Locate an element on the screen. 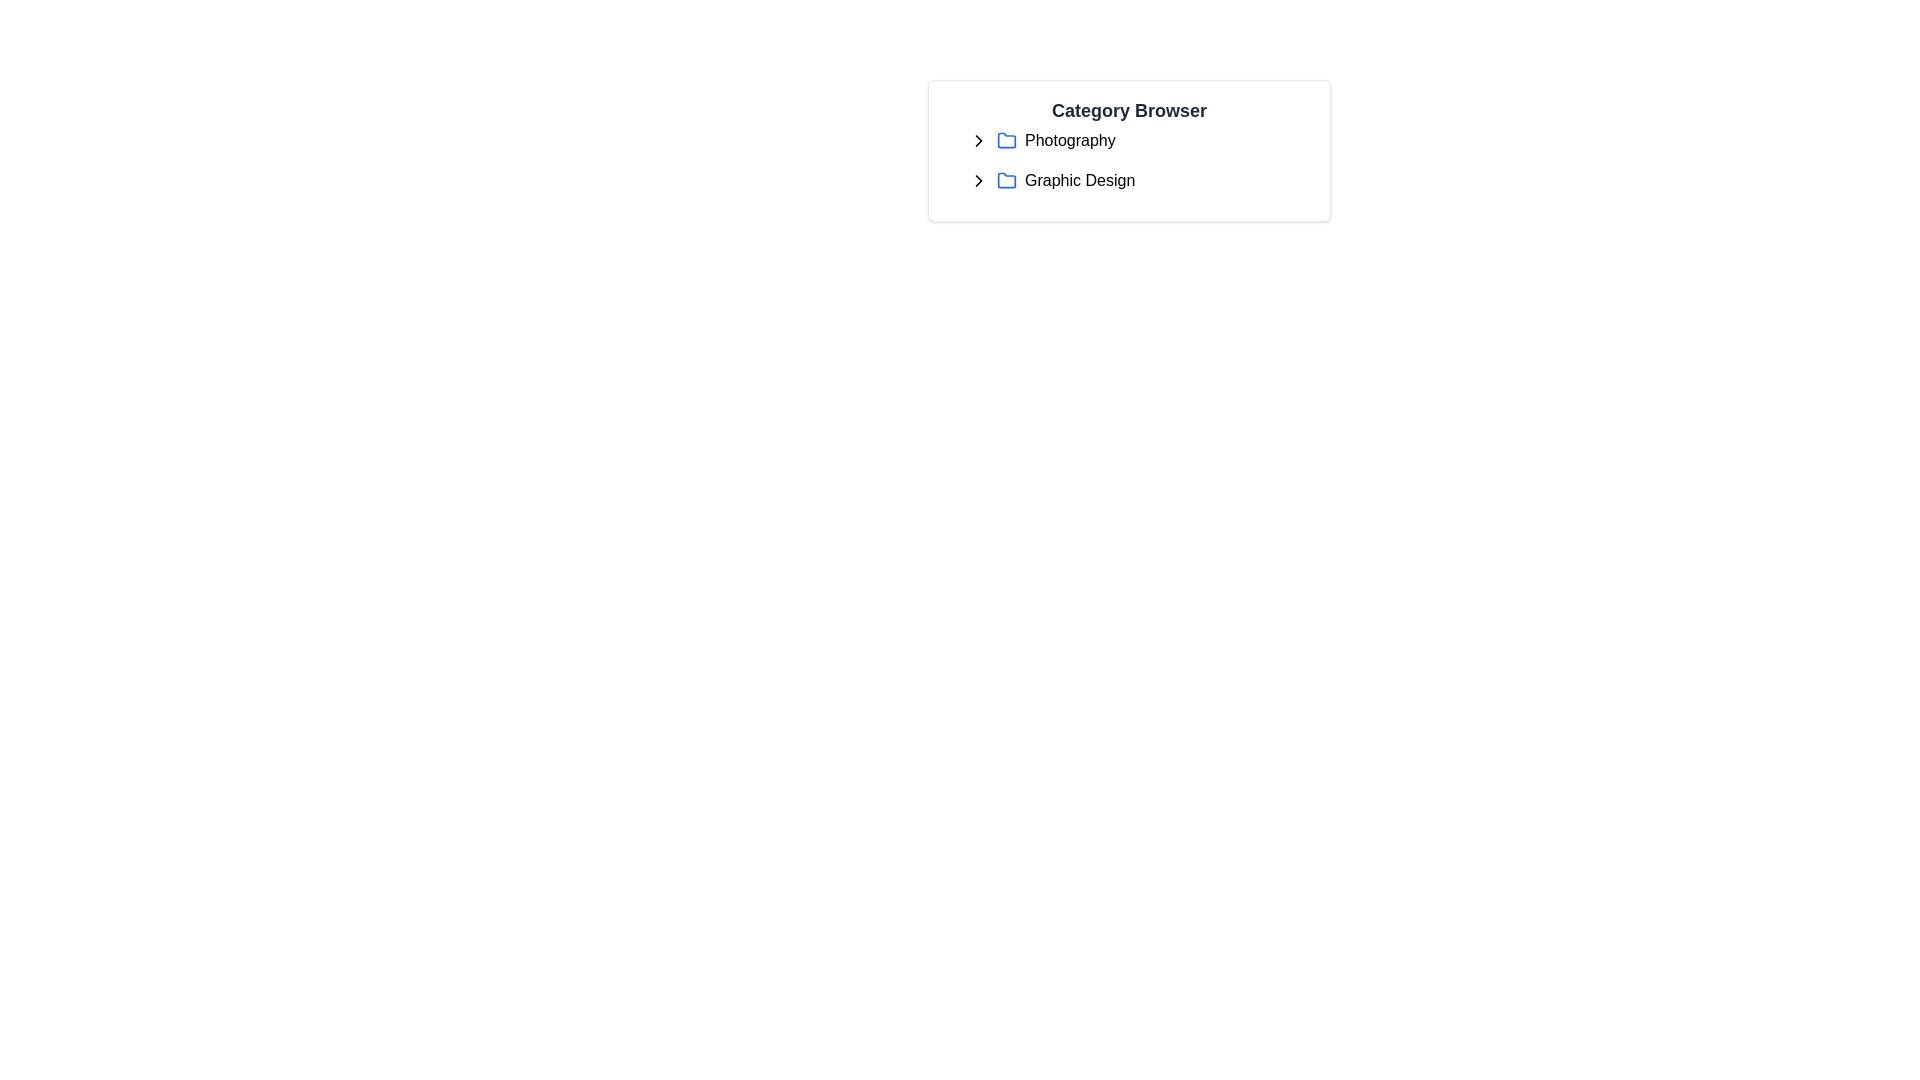  the right-facing chevron icon used as a navigation or expansion indicator, which is located to the left of the 'Graphic Design' text in the 'Category Browser' interface is located at coordinates (979, 181).